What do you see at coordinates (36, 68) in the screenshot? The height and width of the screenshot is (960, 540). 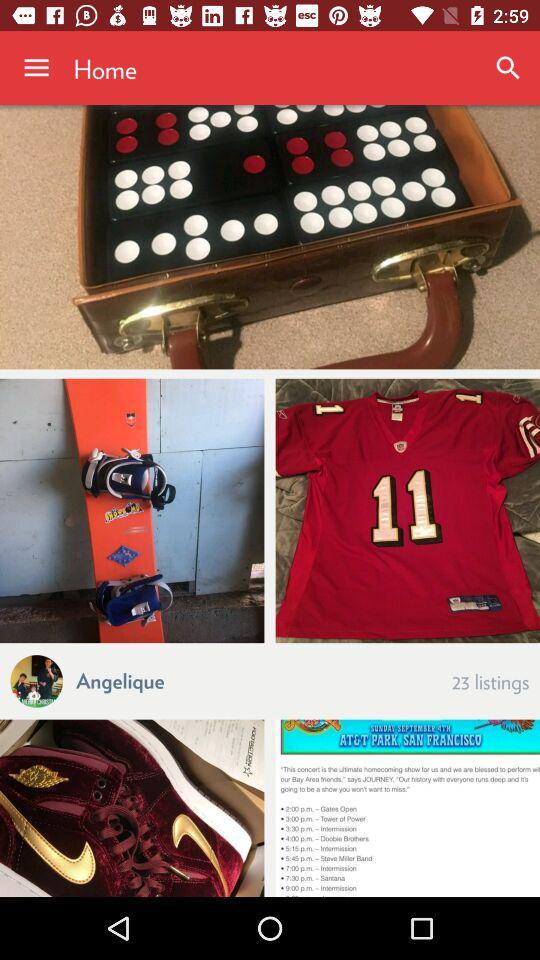 I see `item next to the home item` at bounding box center [36, 68].